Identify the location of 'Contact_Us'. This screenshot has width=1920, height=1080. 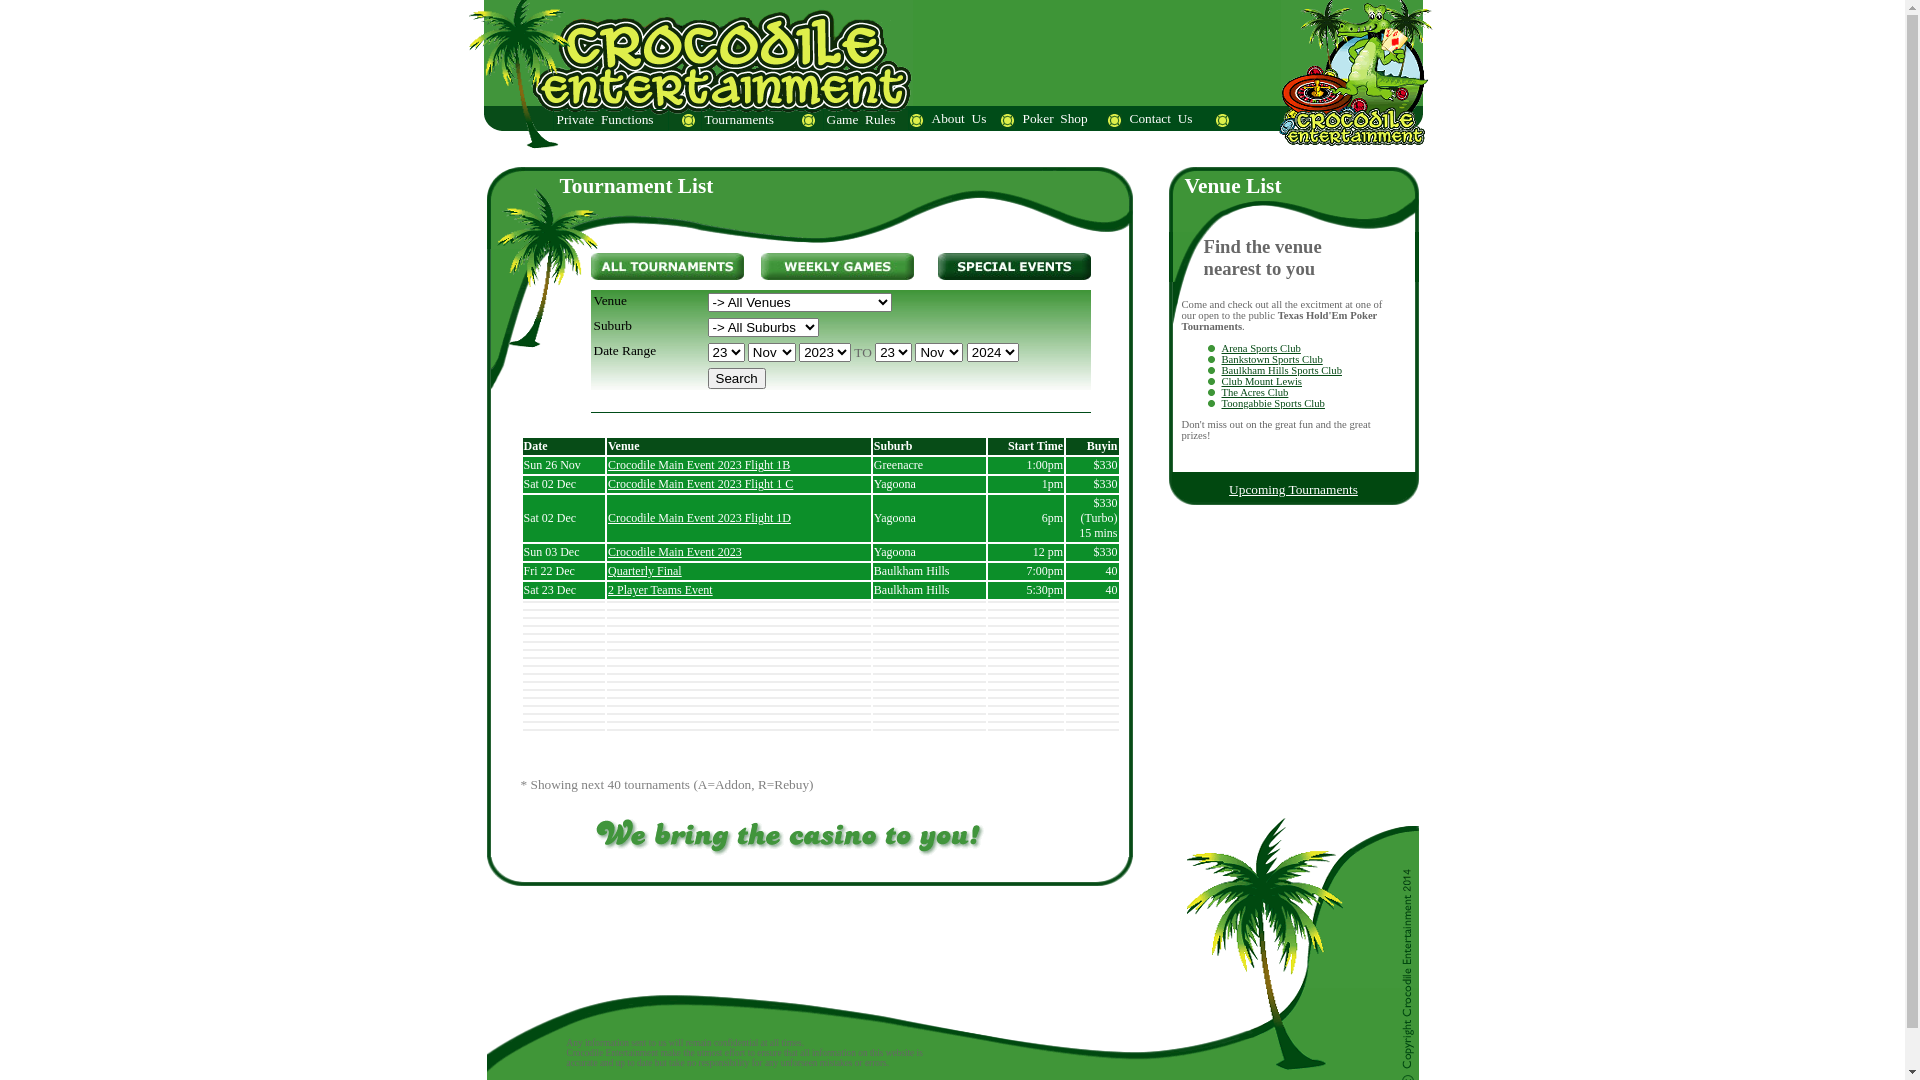
(1160, 118).